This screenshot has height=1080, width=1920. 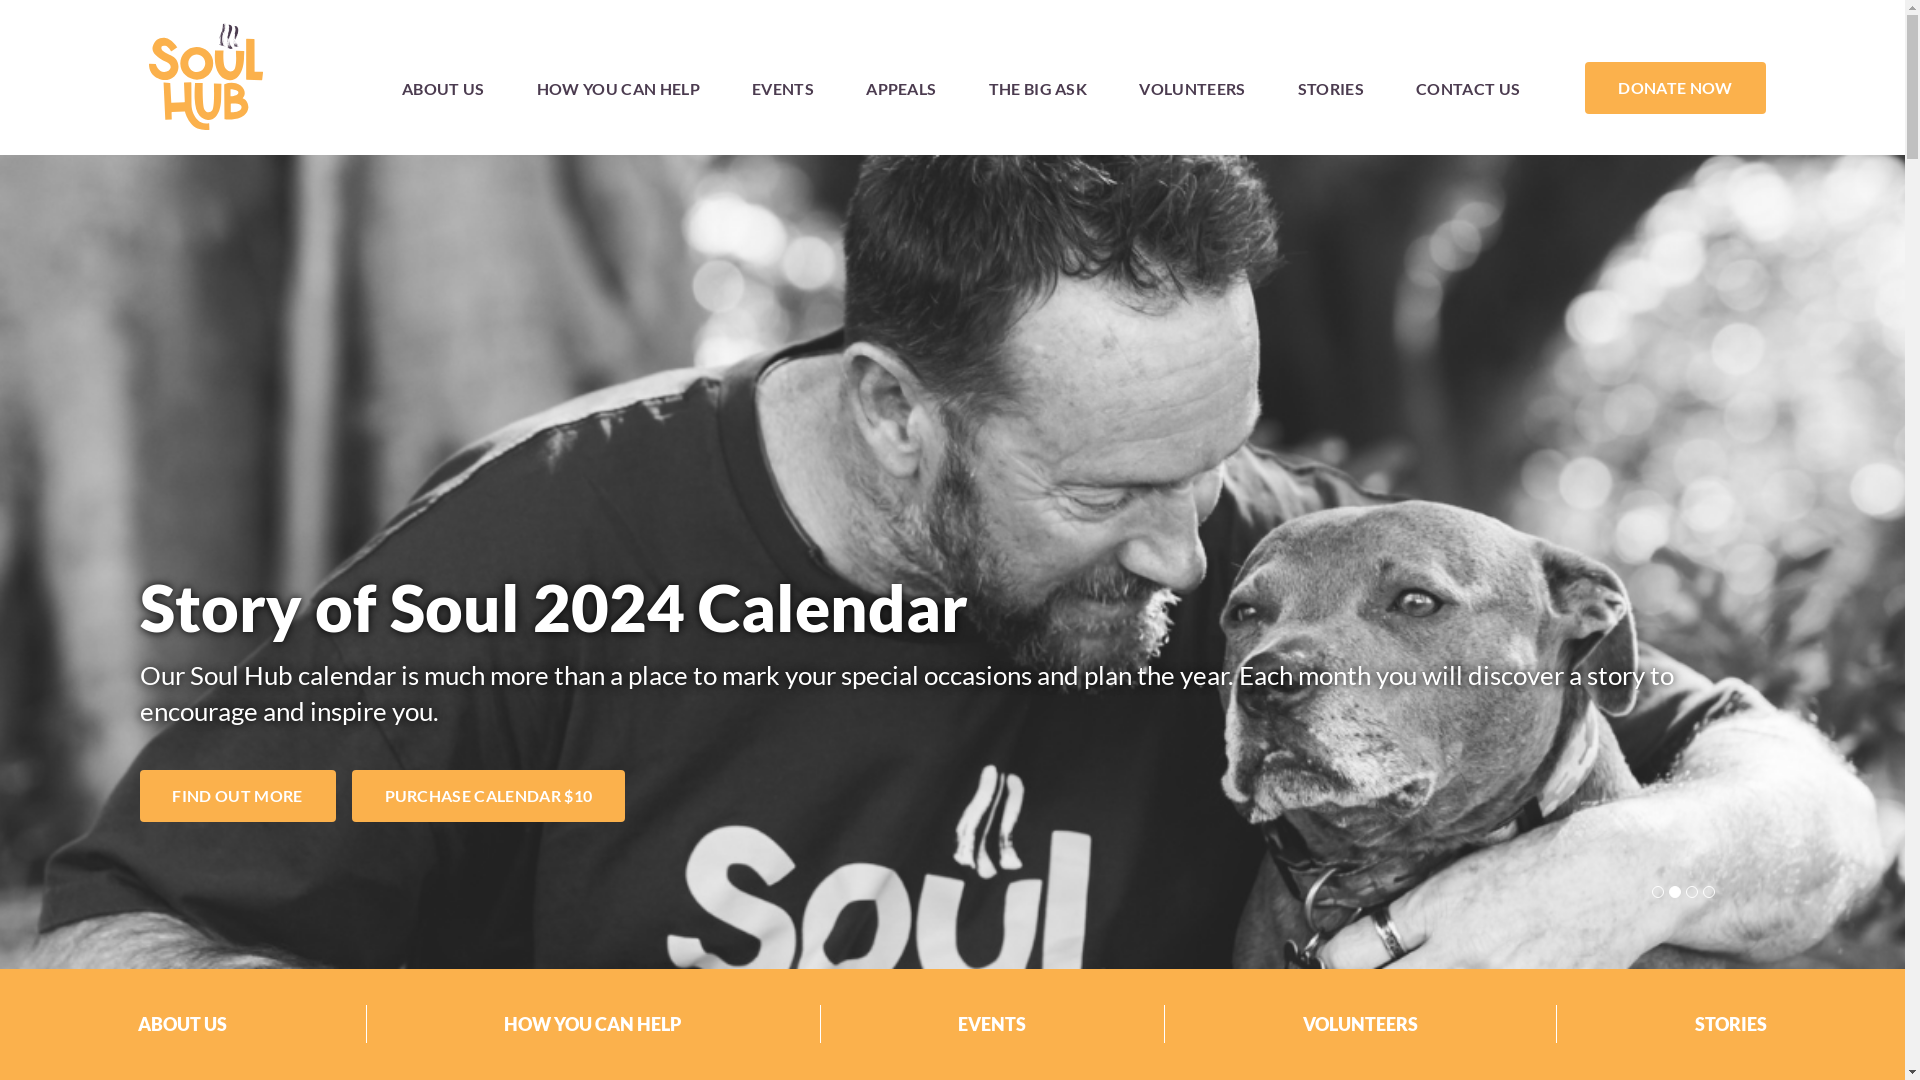 I want to click on 'Story of Soul 2024 Calendar', so click(x=553, y=605).